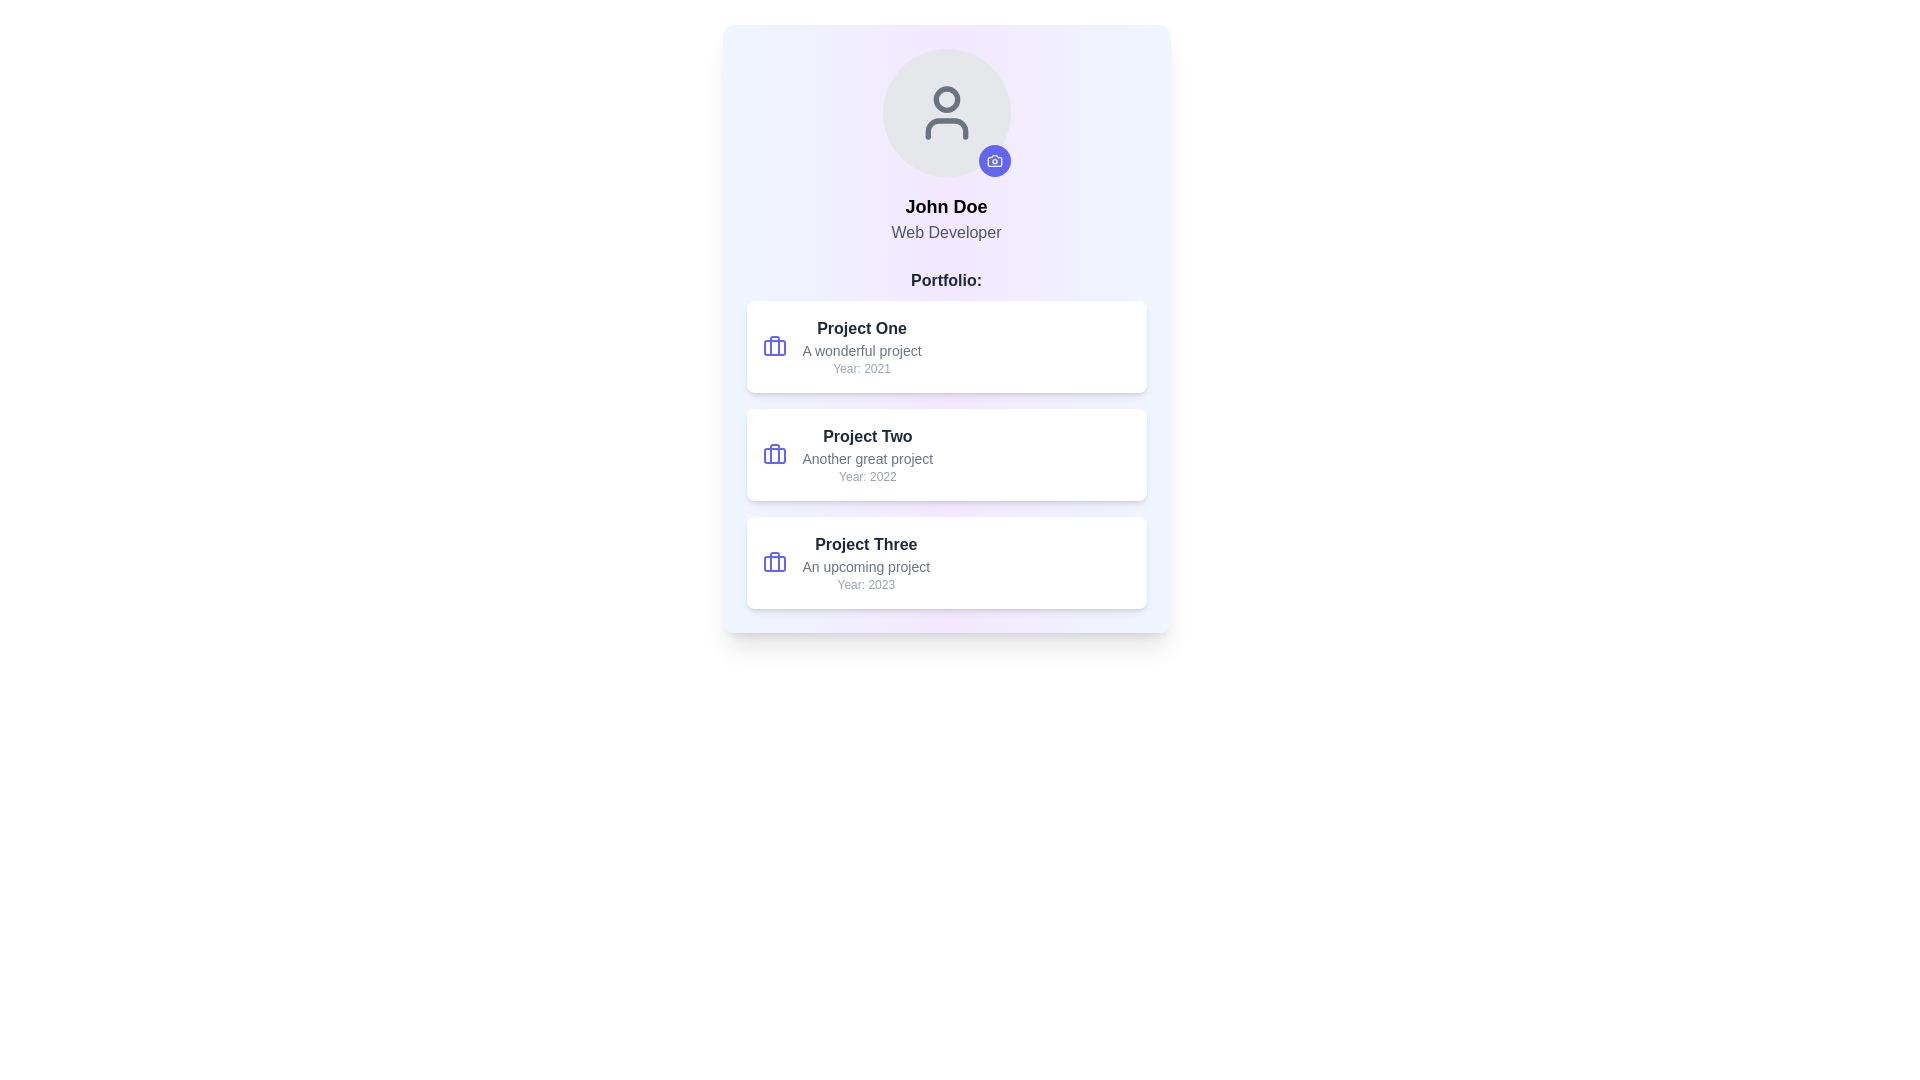  Describe the element at coordinates (994, 160) in the screenshot. I see `the camera icon element at the top section of the profile card, which features a rectangular body with a lens circle and a flash detail` at that location.